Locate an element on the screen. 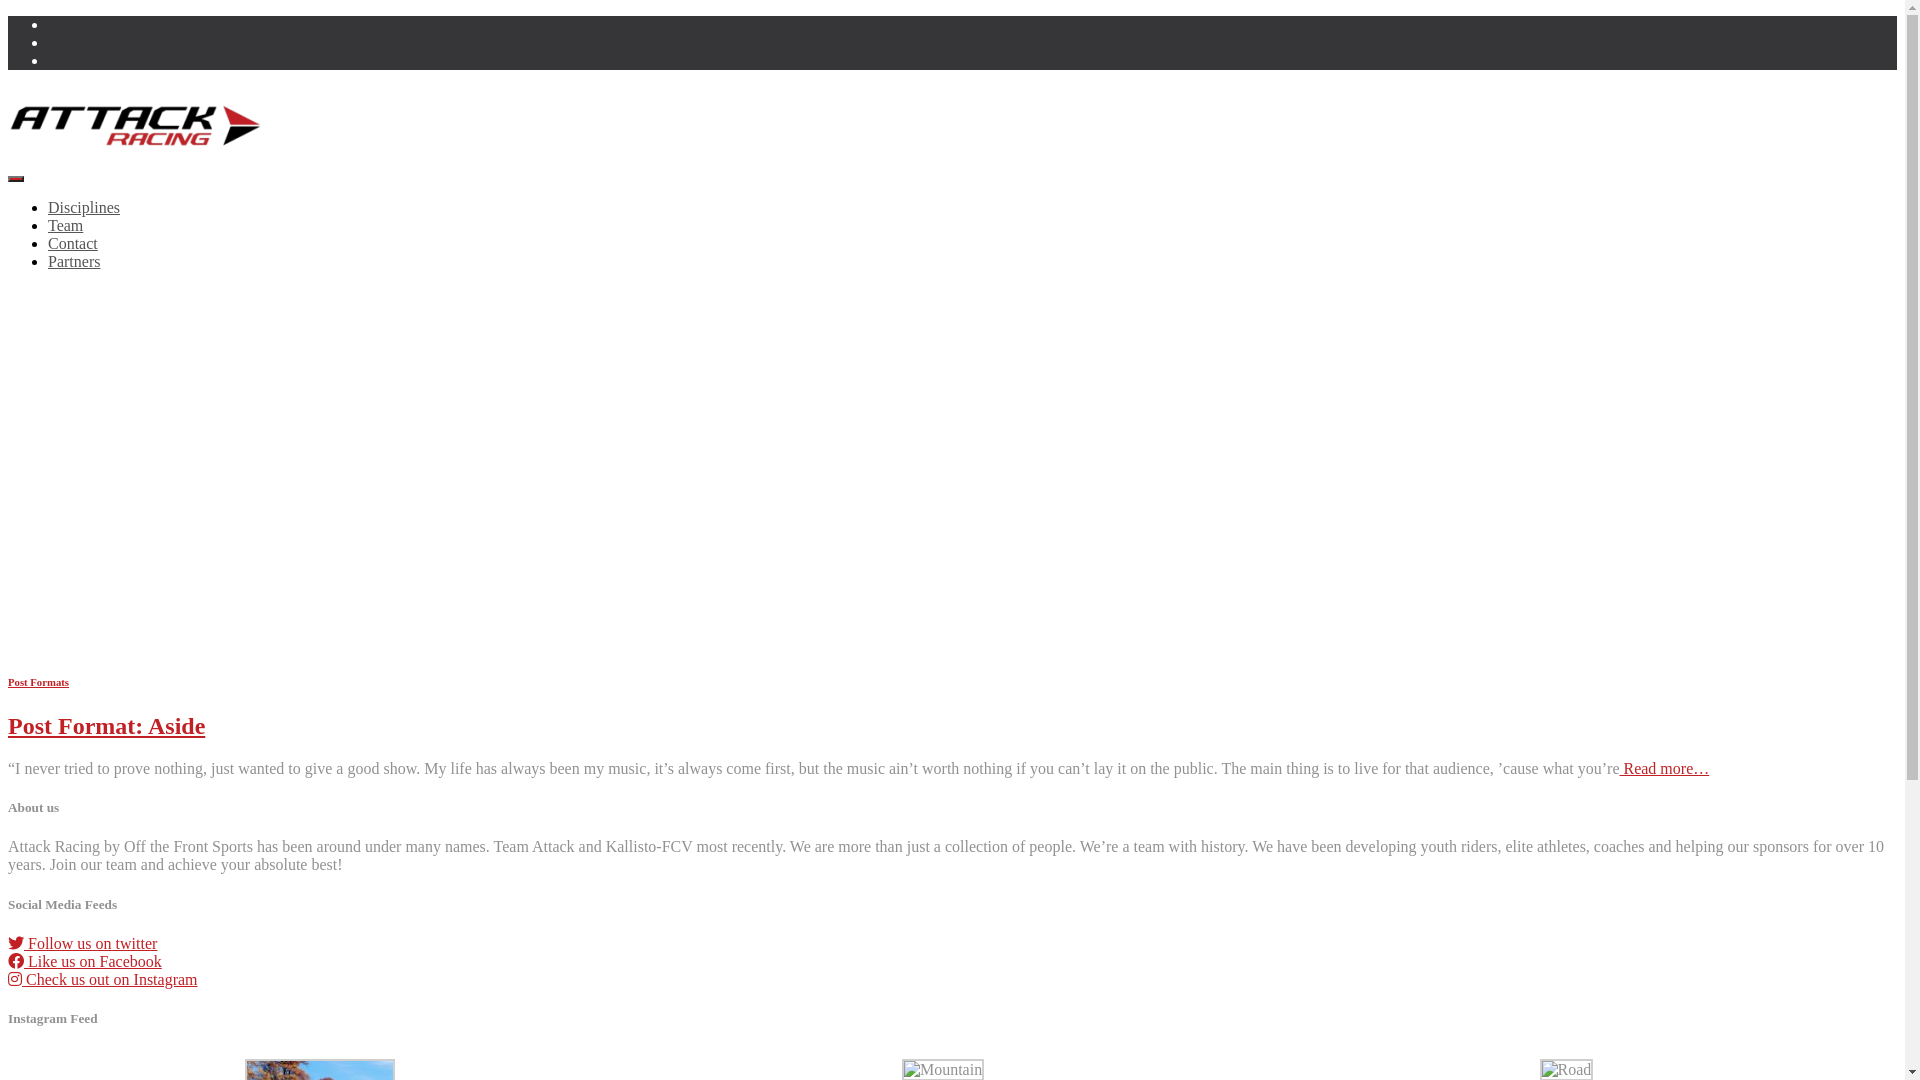 This screenshot has width=1920, height=1080. 'Check us out on Instagram' is located at coordinates (101, 978).